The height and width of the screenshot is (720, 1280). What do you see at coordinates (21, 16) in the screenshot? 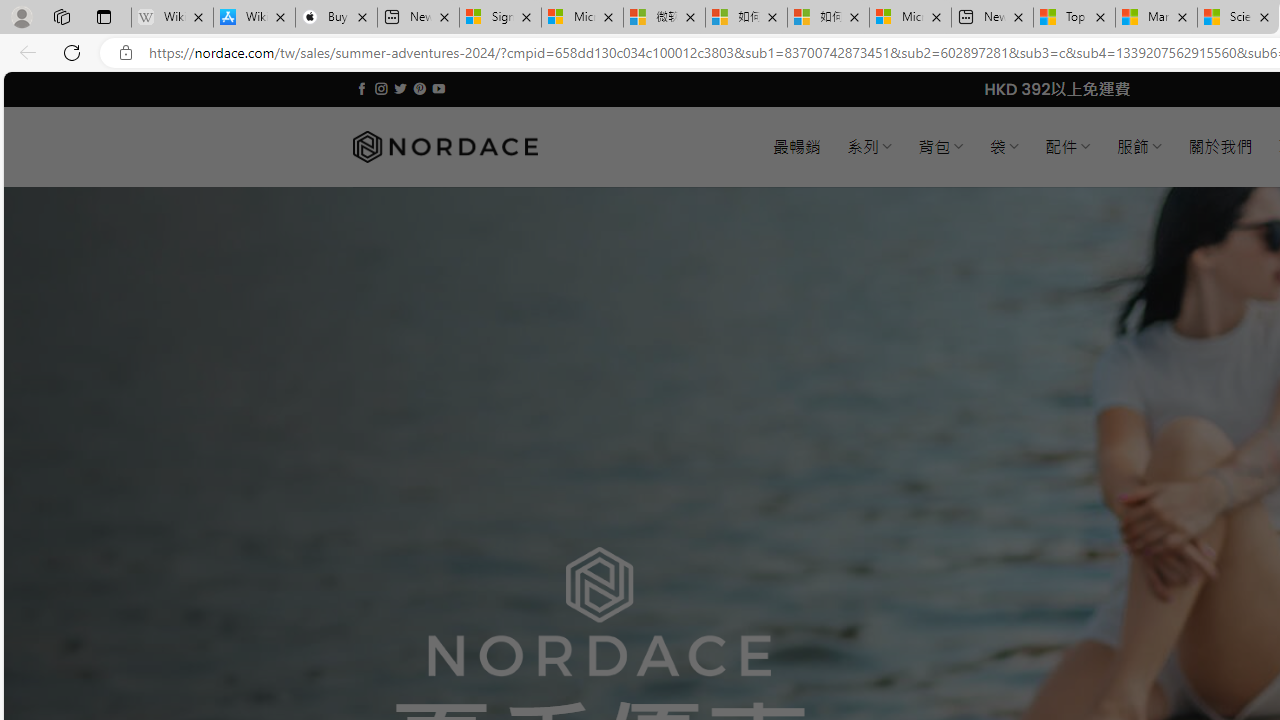
I see `'Personal Profile'` at bounding box center [21, 16].